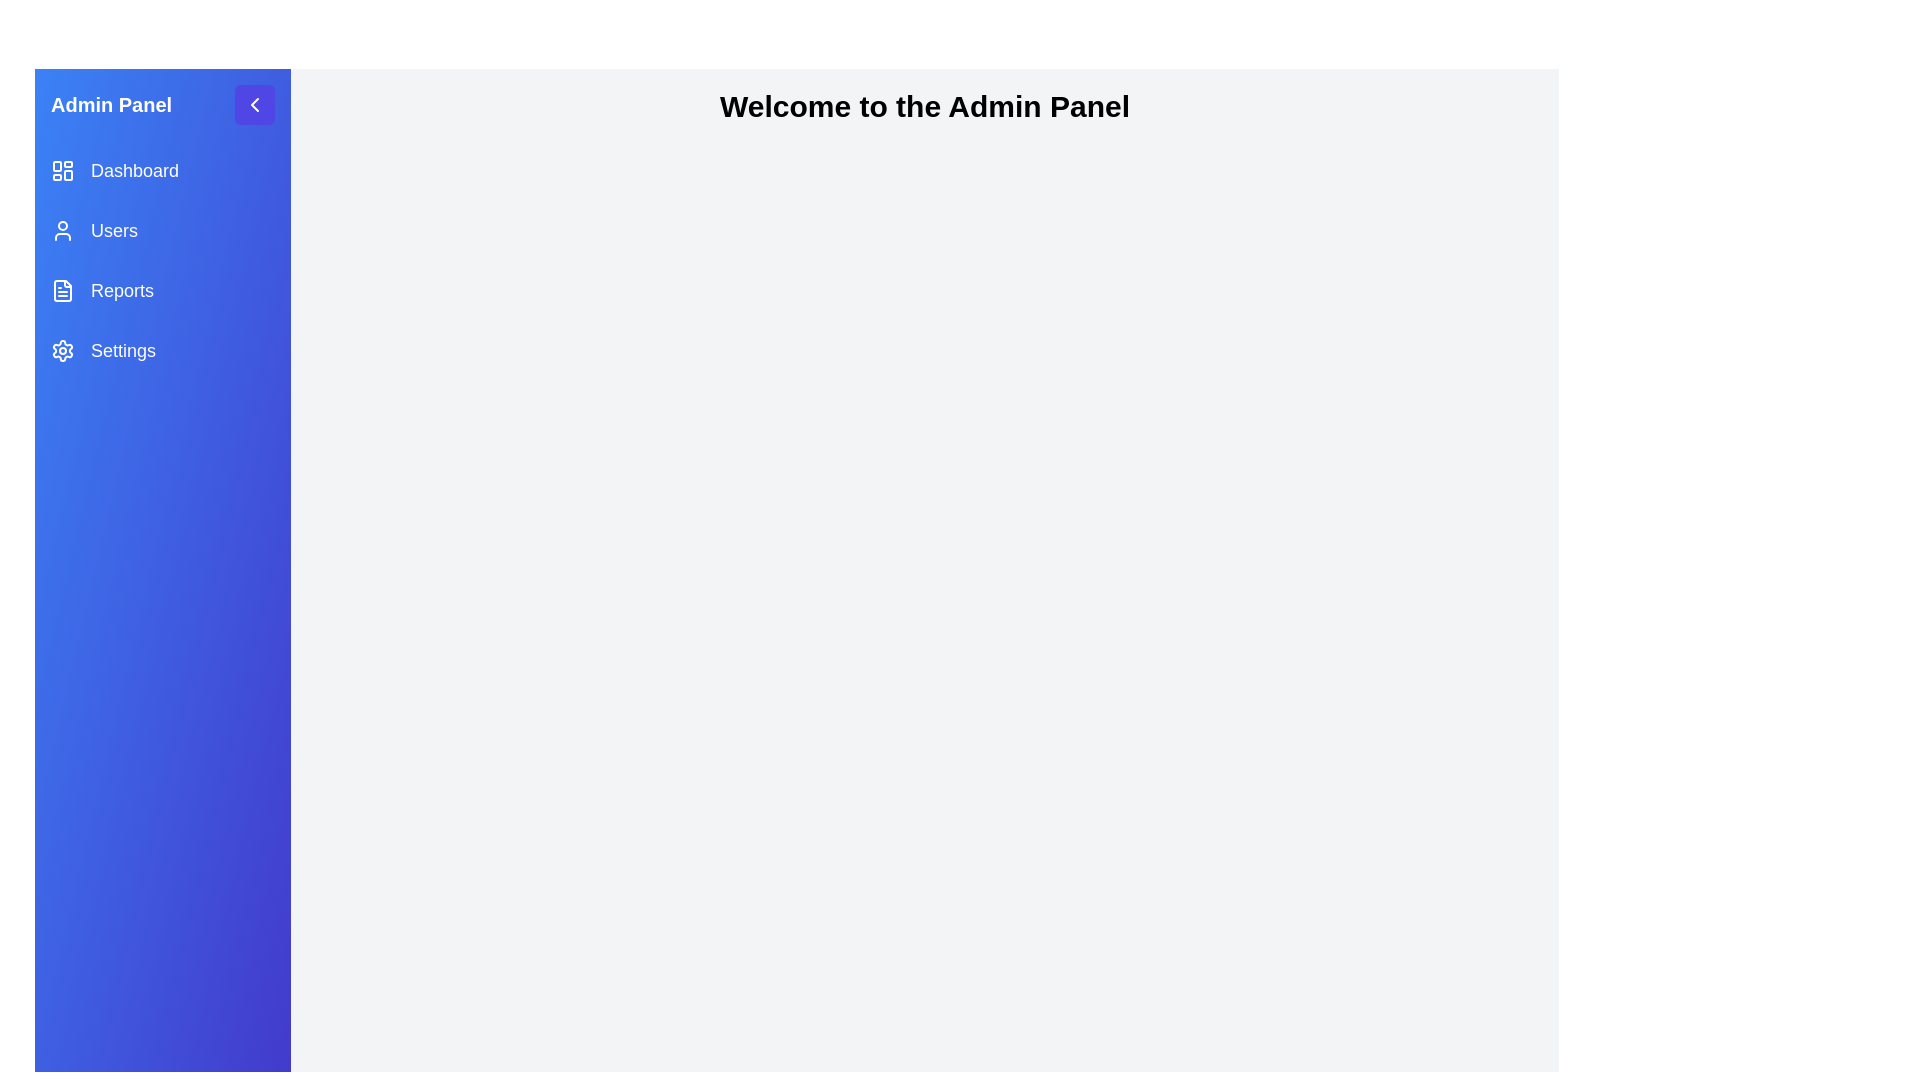  I want to click on the 'Admin Panel' header element which features a bold, large font and is accompanied by a purple rounded button with a left-pointing chevron icon, so click(163, 104).